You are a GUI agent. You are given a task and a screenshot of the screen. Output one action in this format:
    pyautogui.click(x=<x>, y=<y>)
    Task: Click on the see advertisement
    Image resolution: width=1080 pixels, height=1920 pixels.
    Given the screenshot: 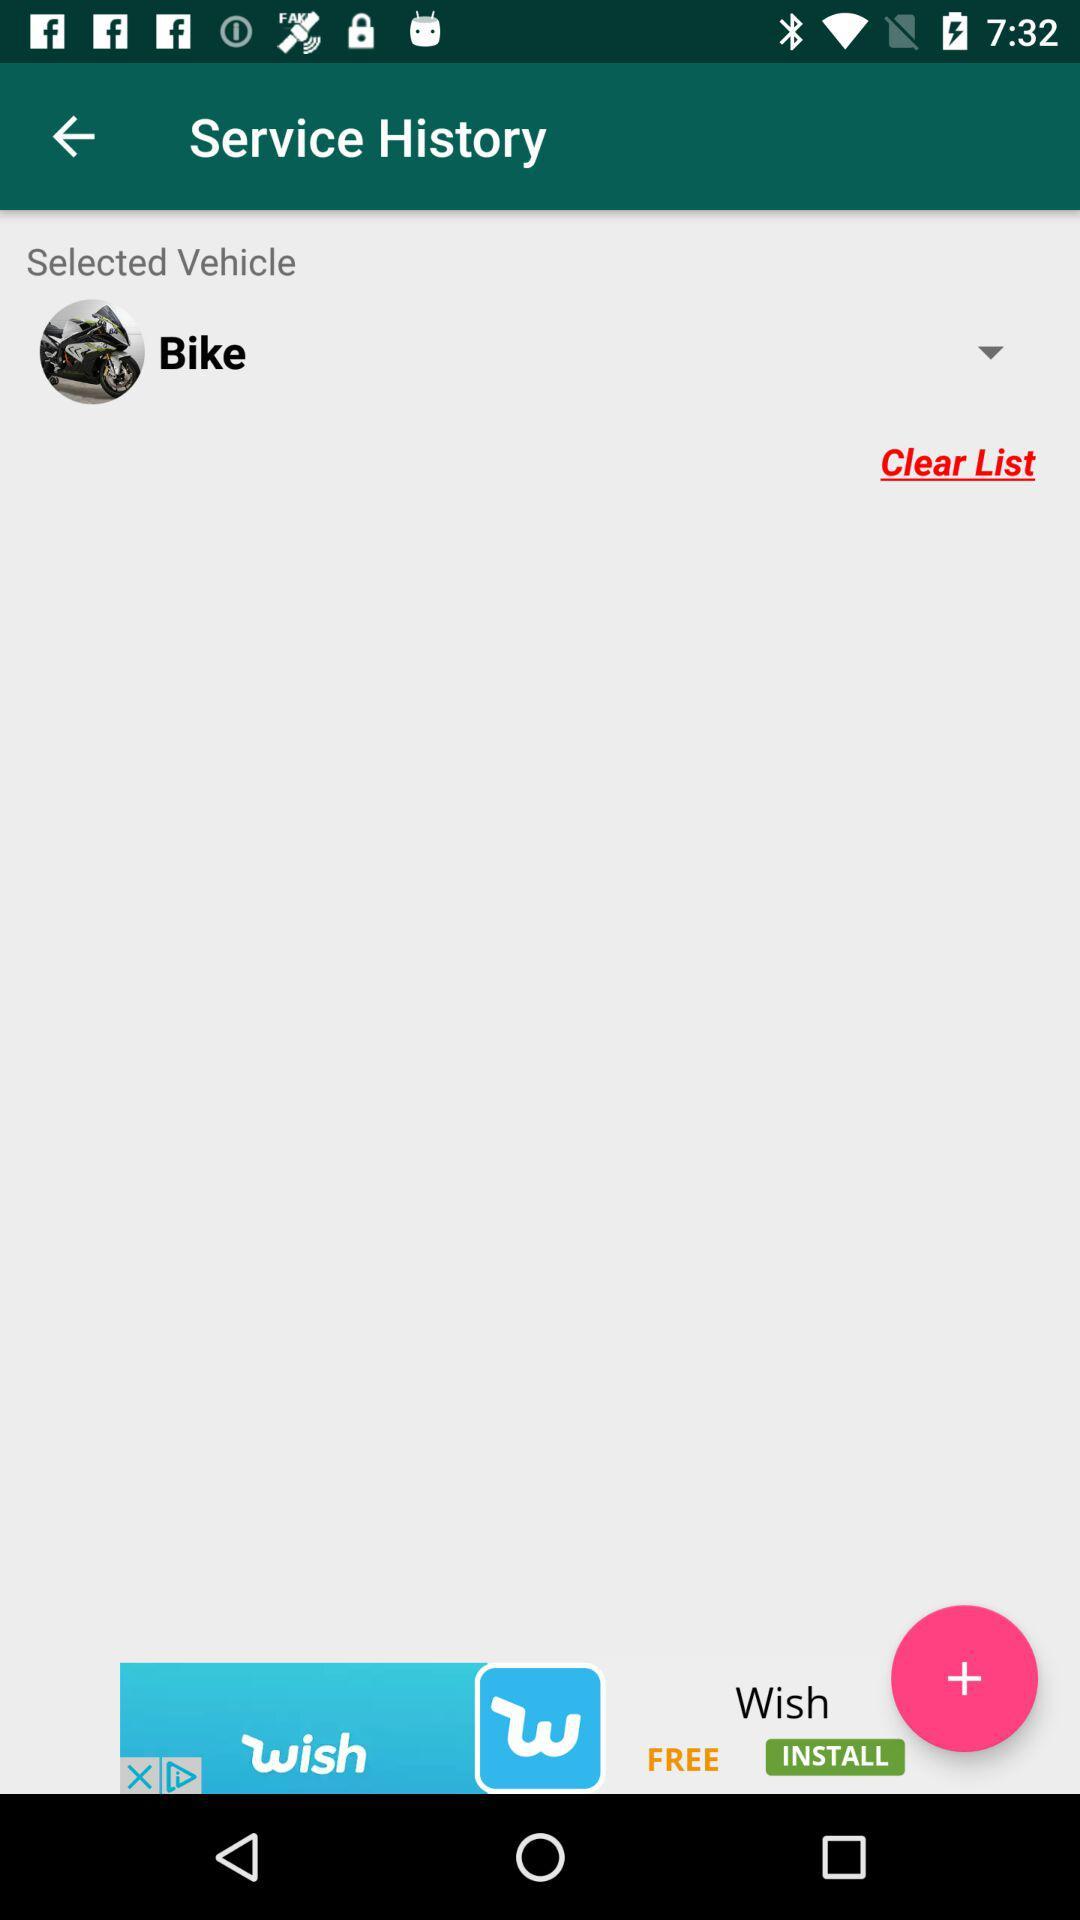 What is the action you would take?
    pyautogui.click(x=540, y=1727)
    